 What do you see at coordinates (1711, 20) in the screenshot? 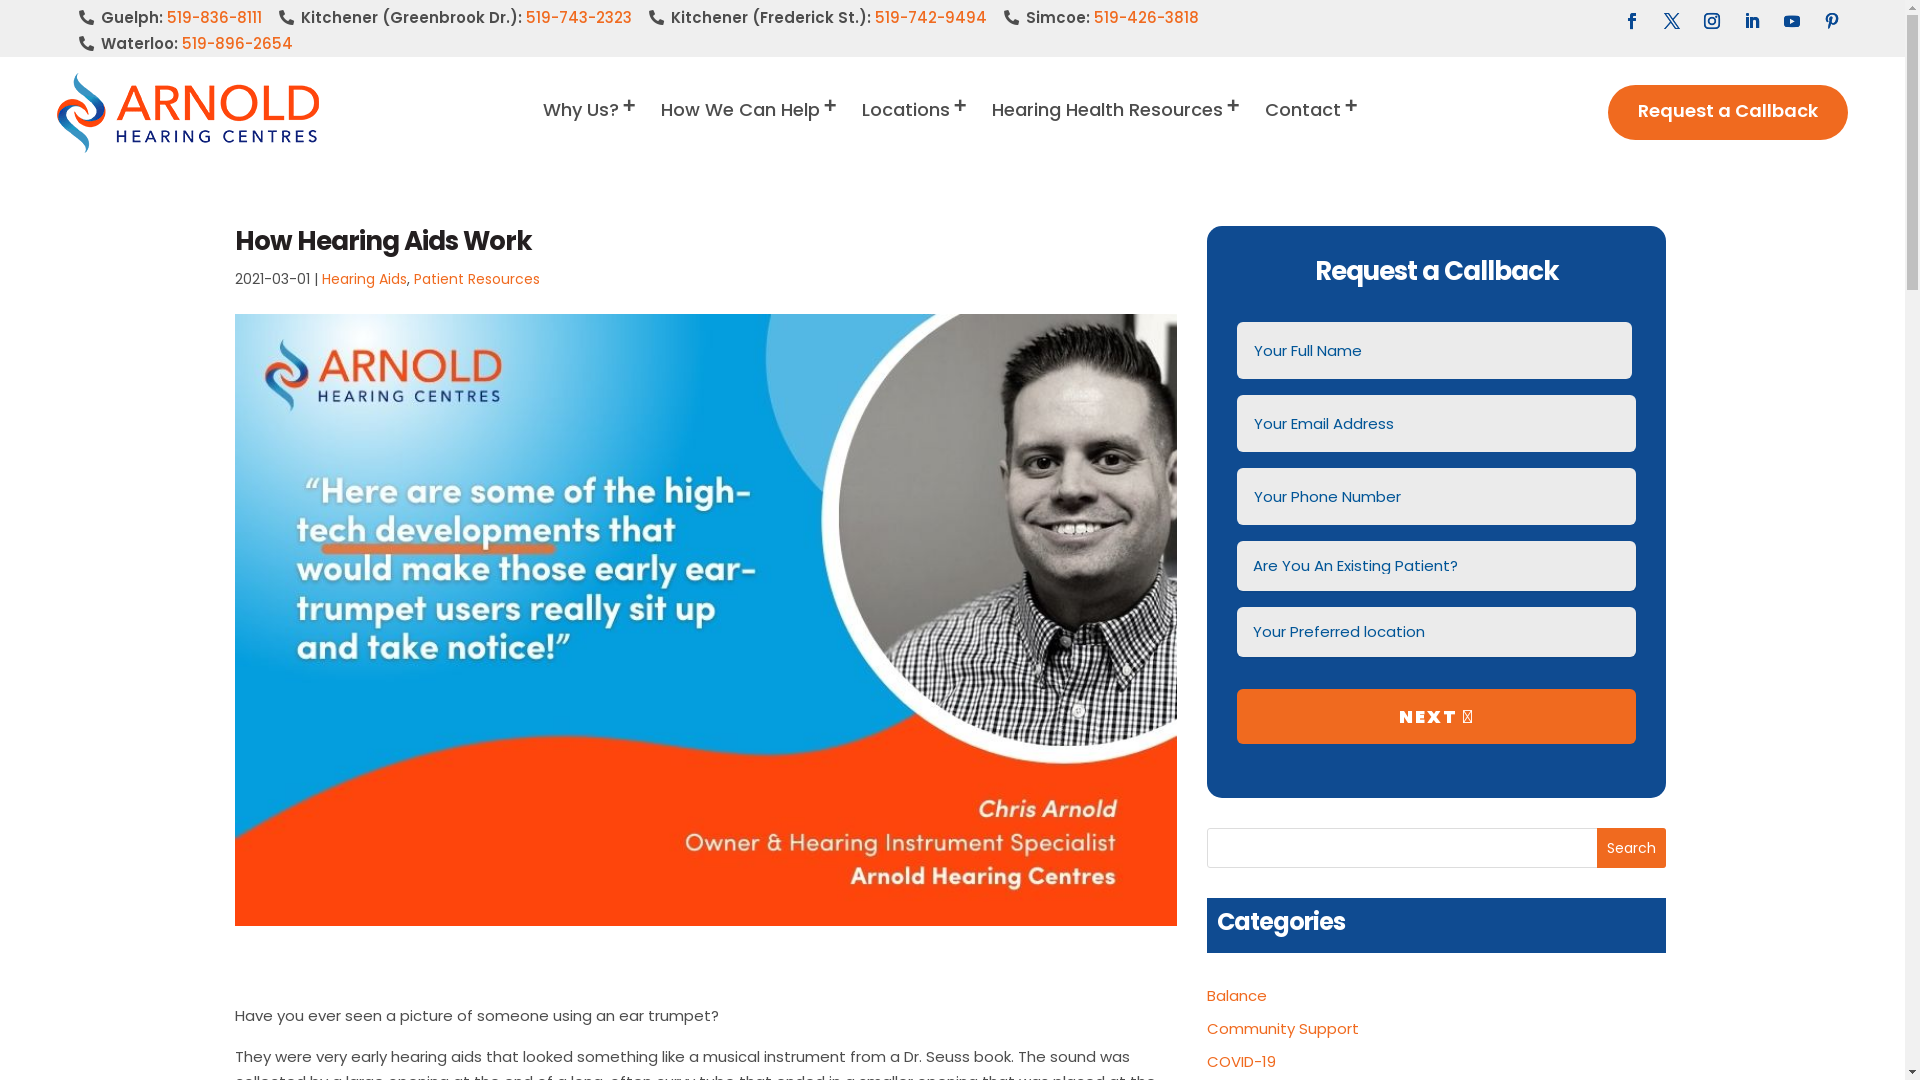
I see `'Follow on Instagram'` at bounding box center [1711, 20].